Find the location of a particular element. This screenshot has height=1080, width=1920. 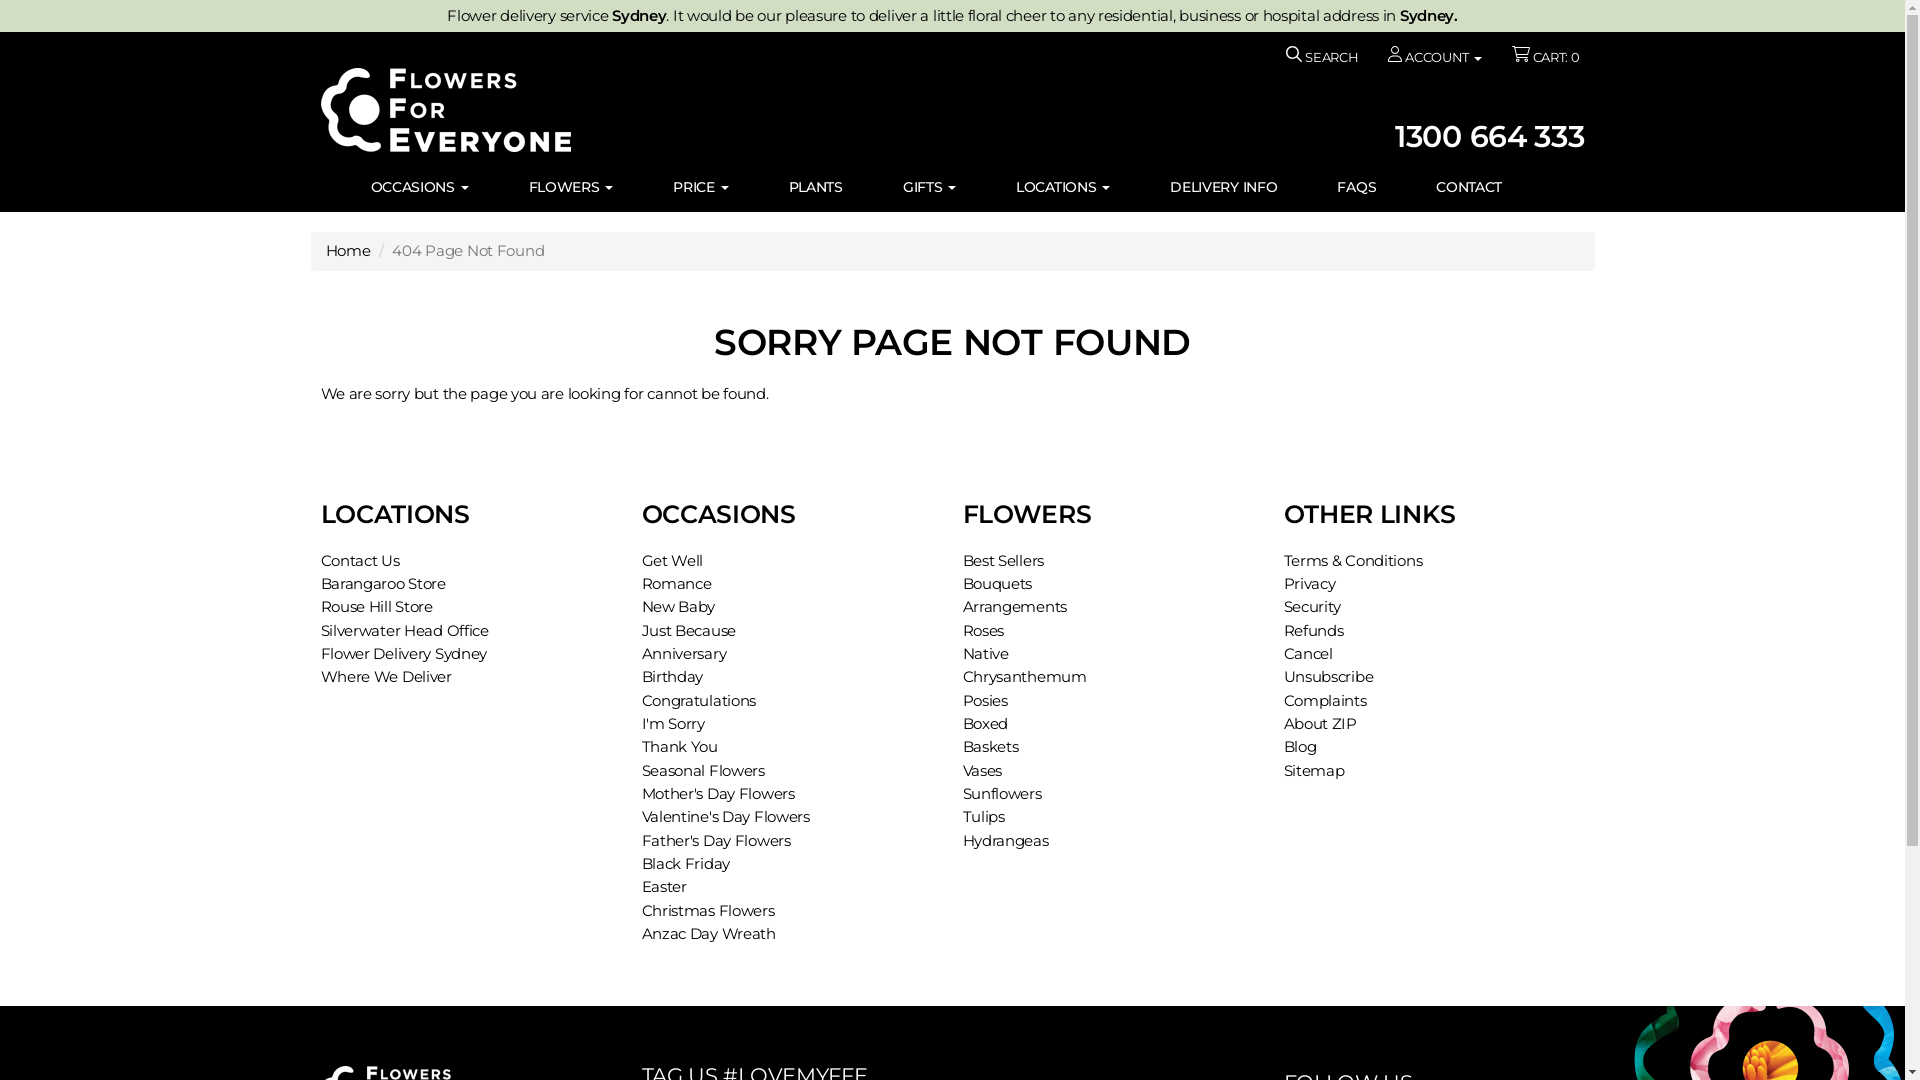

'FAQS' is located at coordinates (1356, 186).